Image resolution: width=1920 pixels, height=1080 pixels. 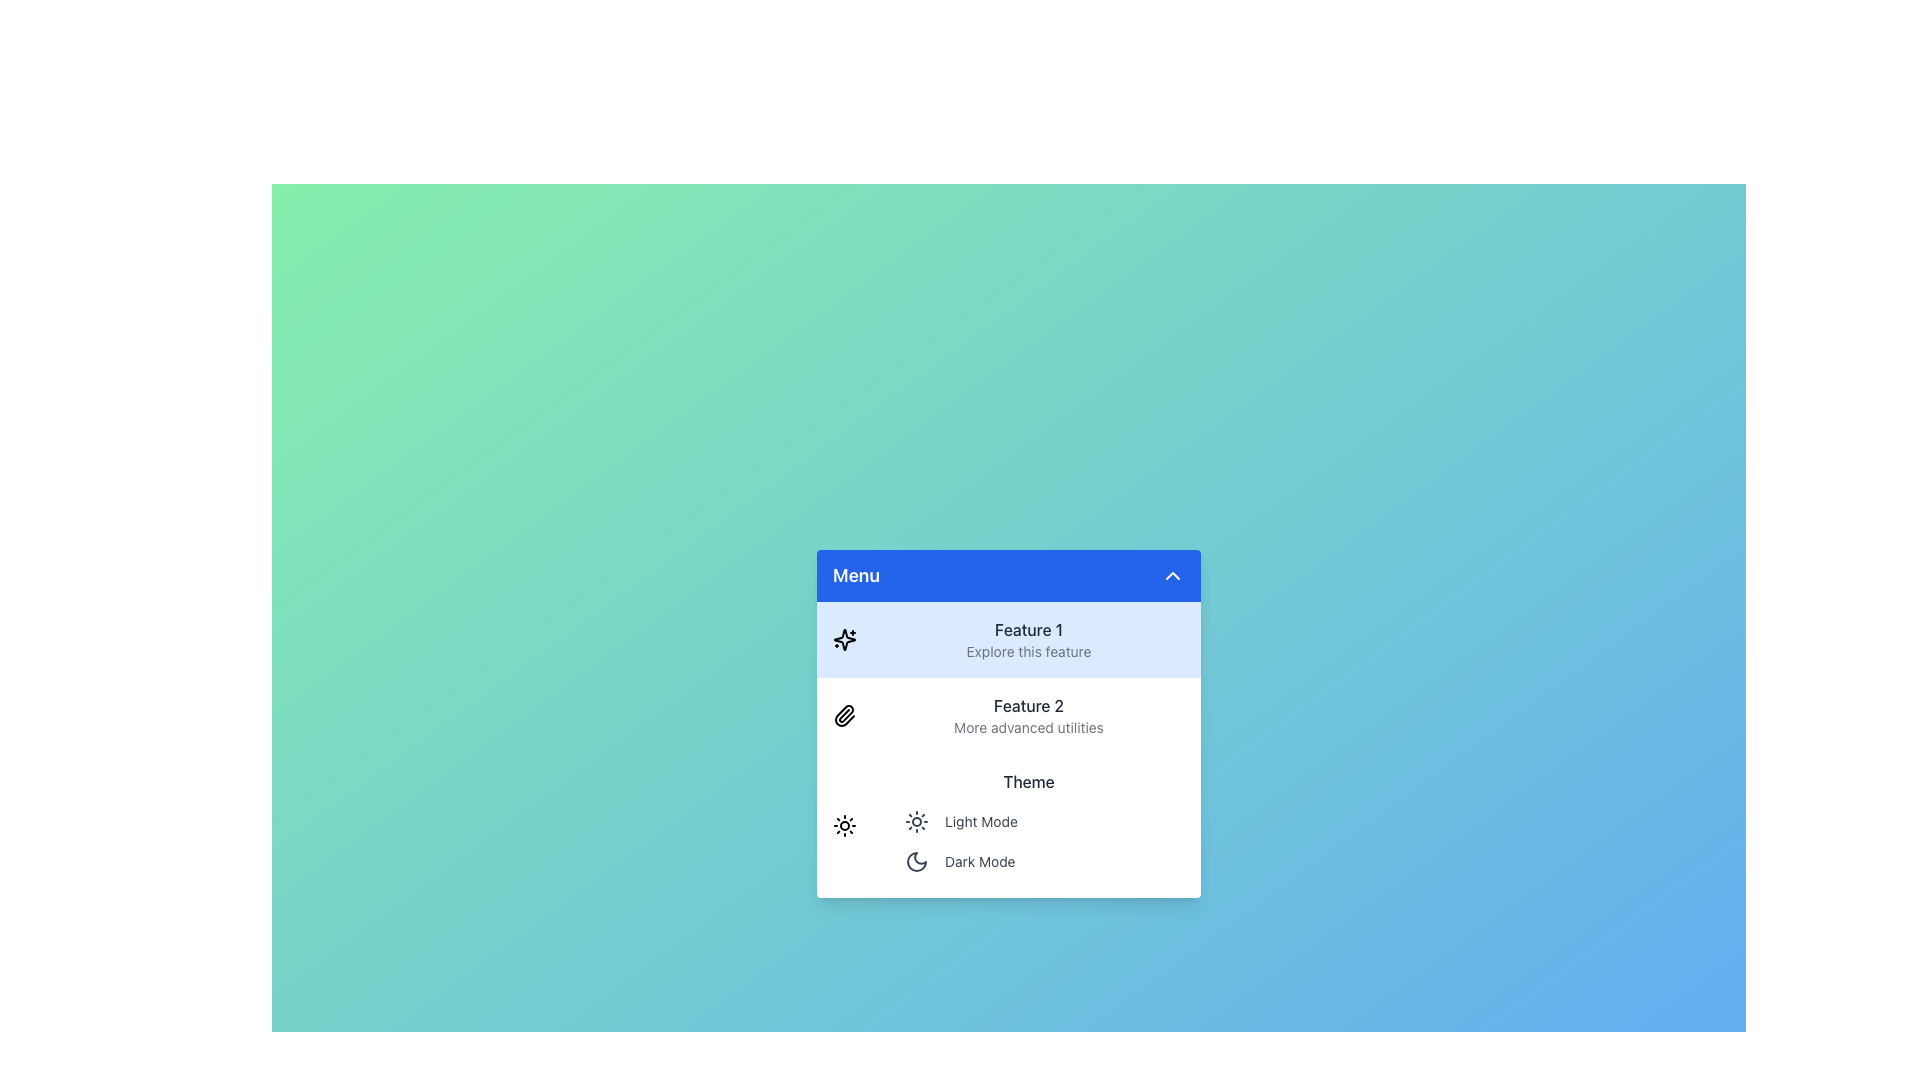 I want to click on the static text label 'Feature 1' which serves as the title for a feature section near the top of the menu panel, so click(x=1028, y=628).